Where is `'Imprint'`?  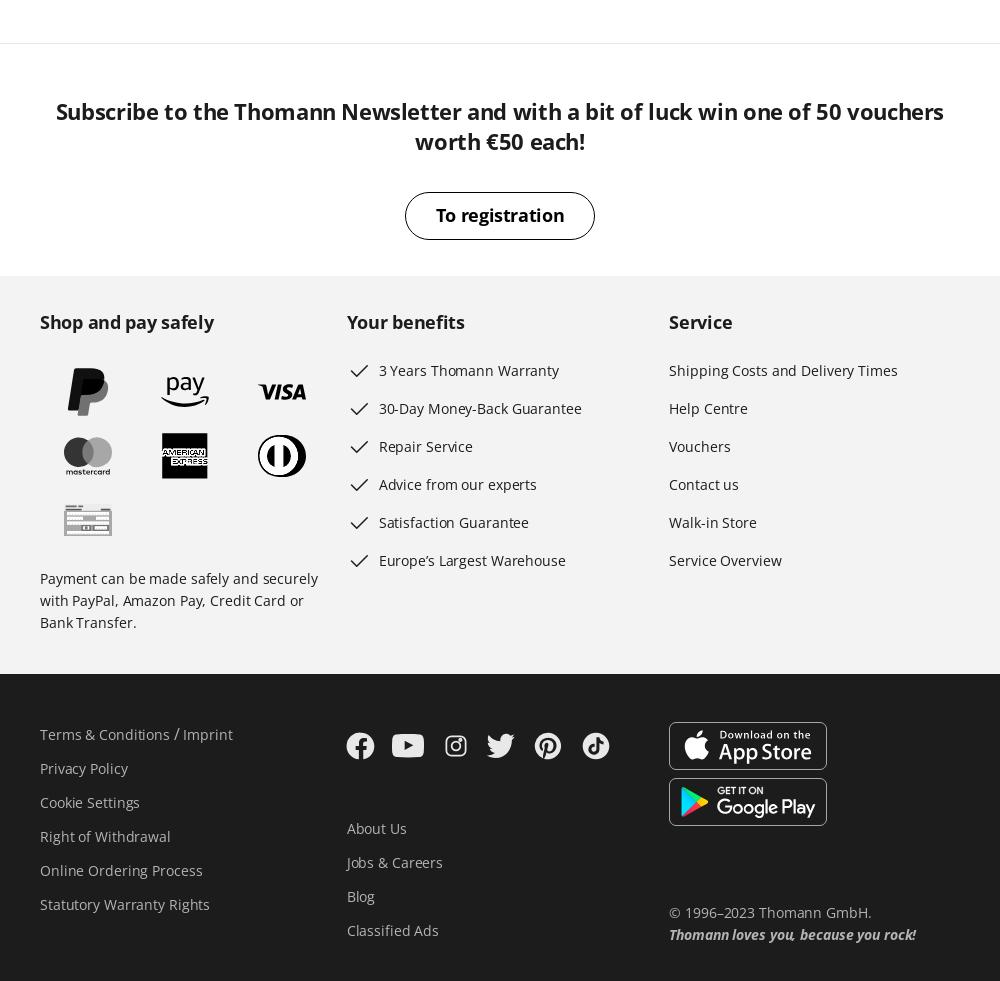 'Imprint' is located at coordinates (206, 734).